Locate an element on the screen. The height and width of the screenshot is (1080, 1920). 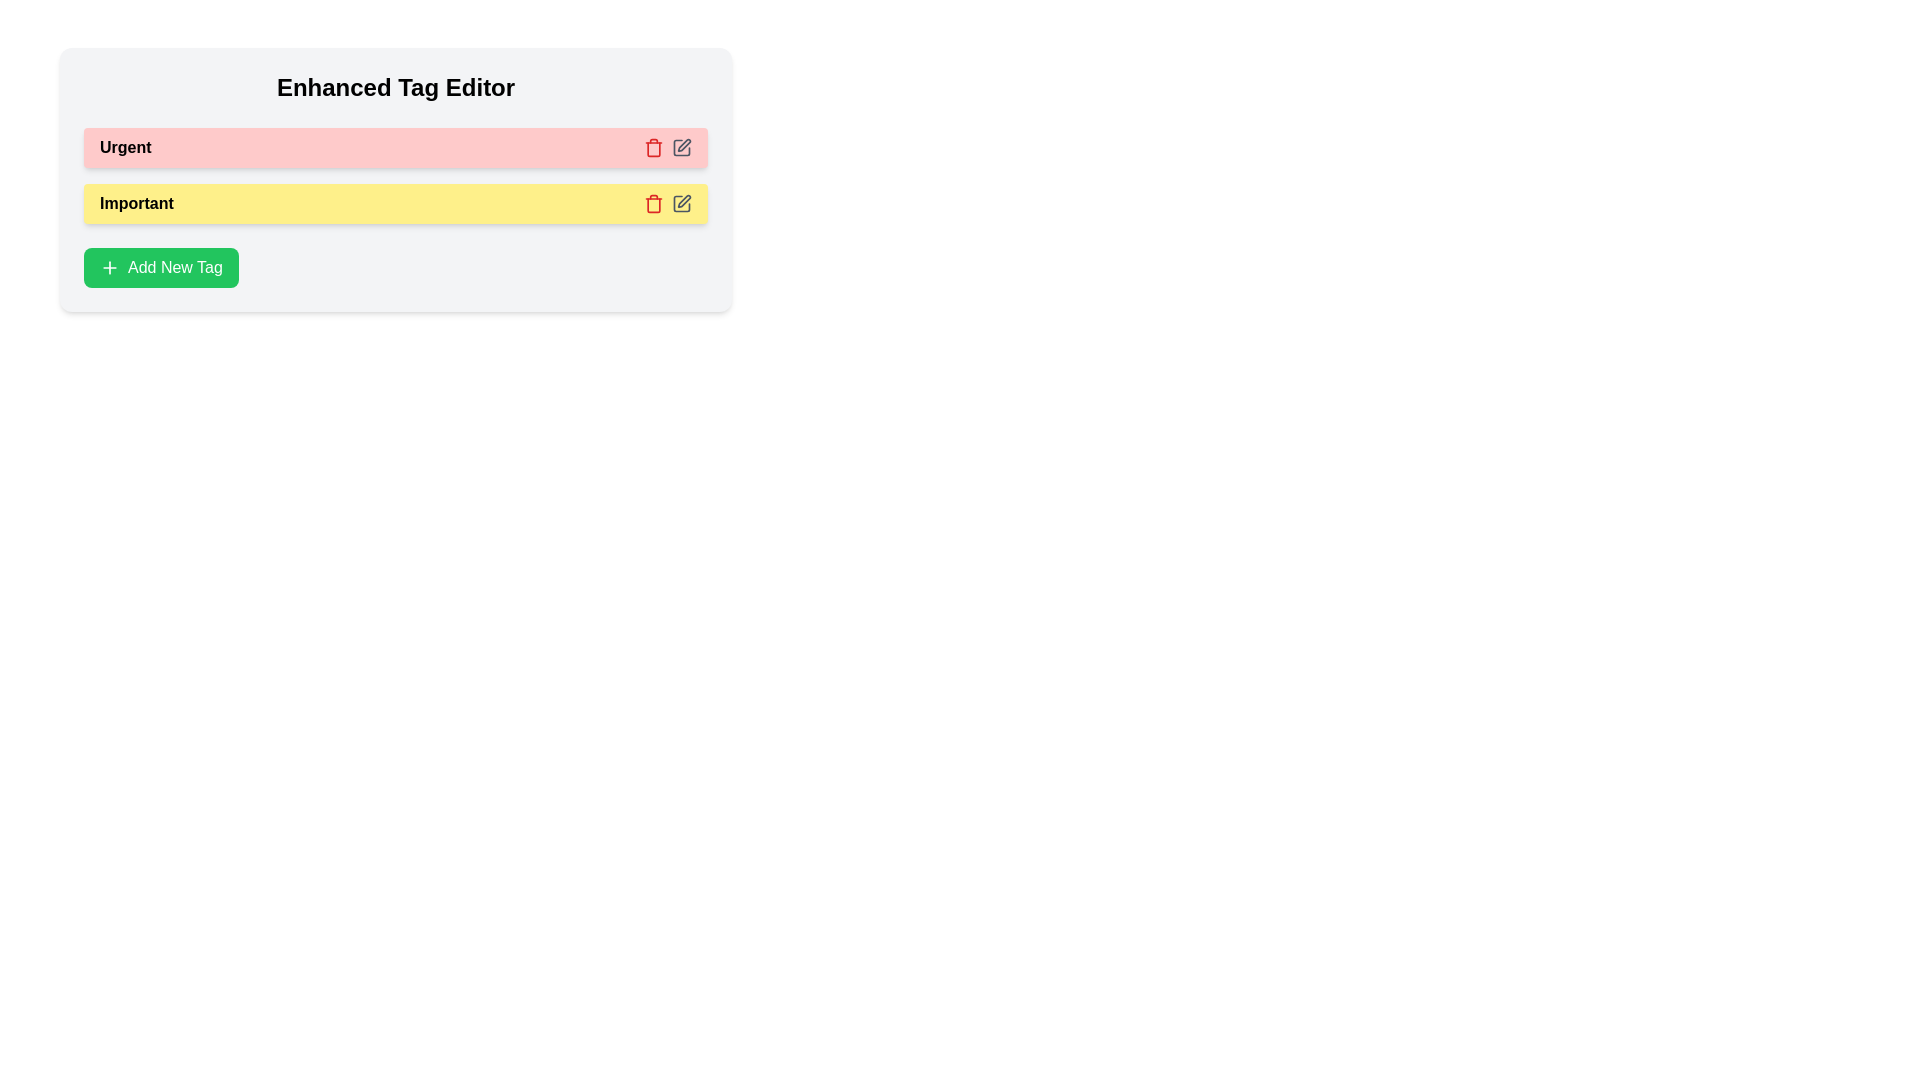
the prominent heading text that reads 'Enhanced Tag Editor', which is centered at the top of the interface is located at coordinates (395, 87).